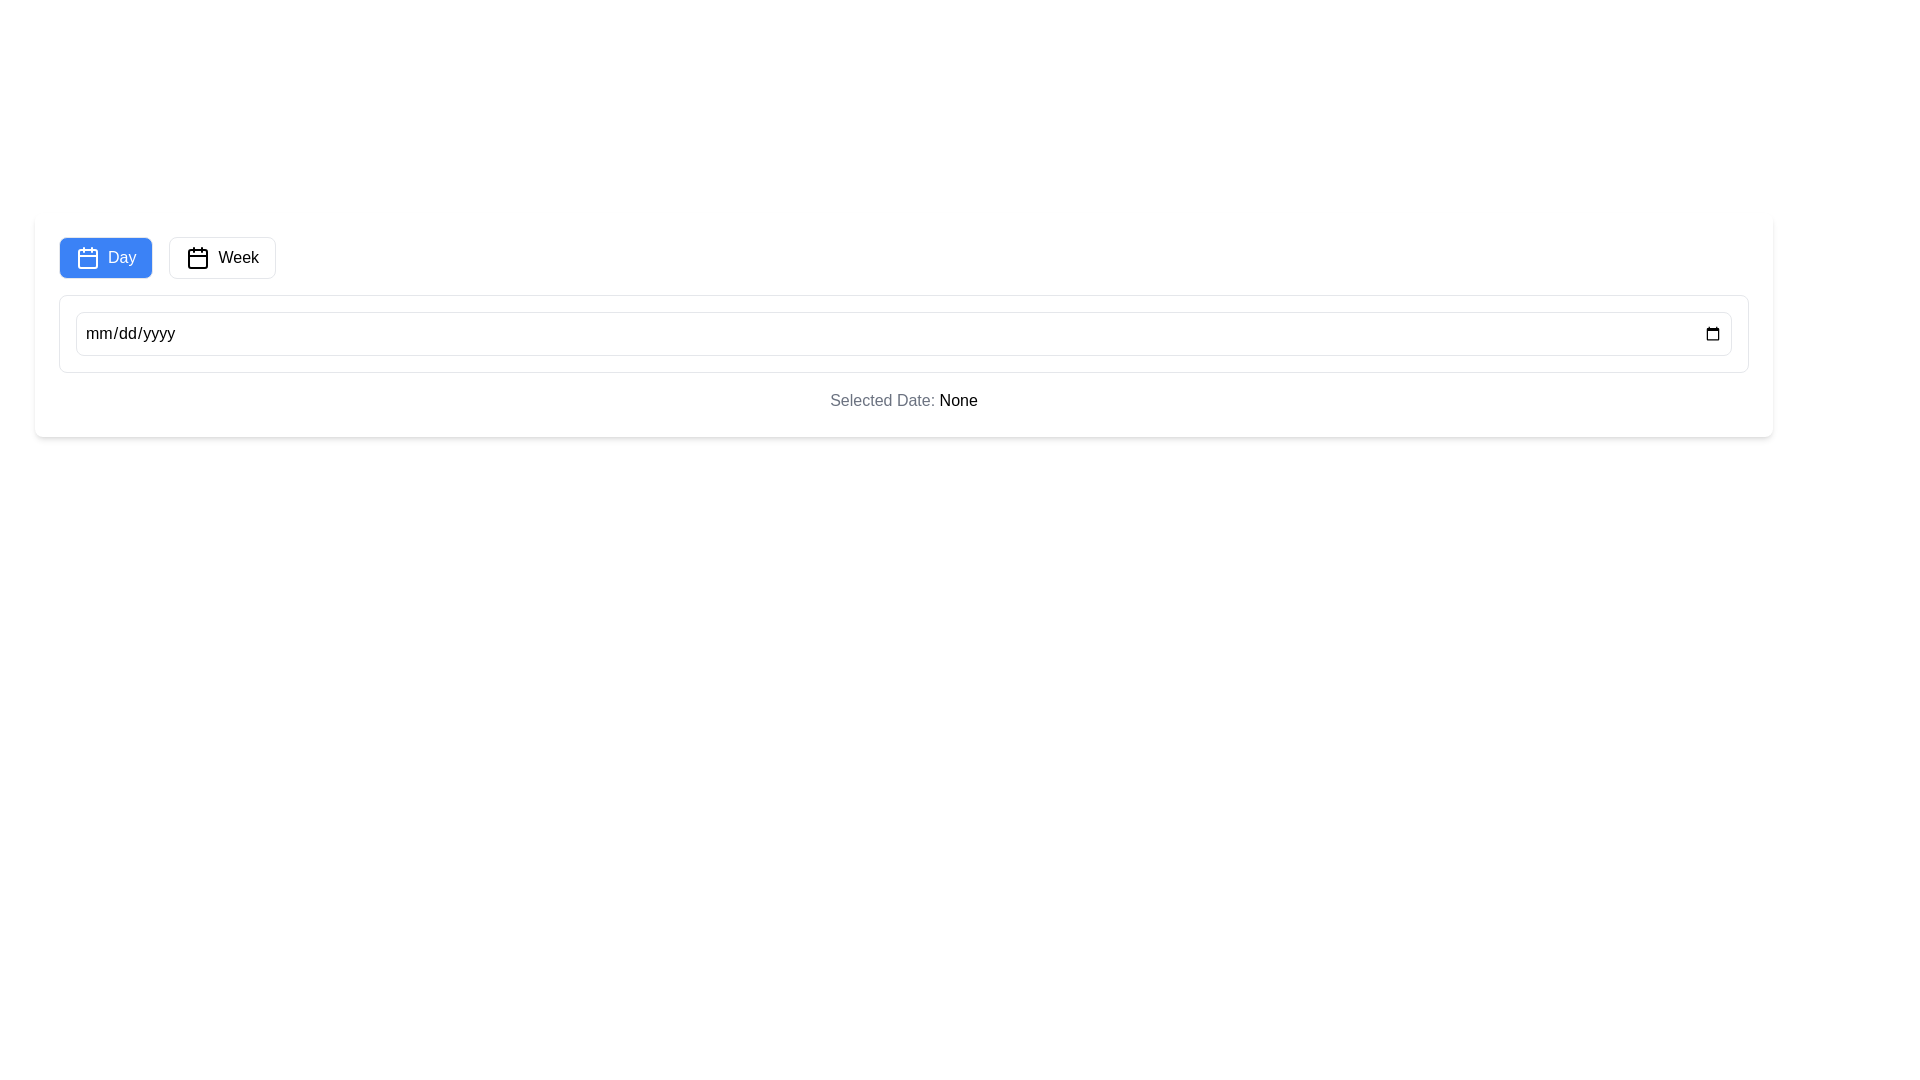  What do you see at coordinates (238, 257) in the screenshot?
I see `displayed text 'Week' within the button that has a white background and is located next to the 'Day' button` at bounding box center [238, 257].